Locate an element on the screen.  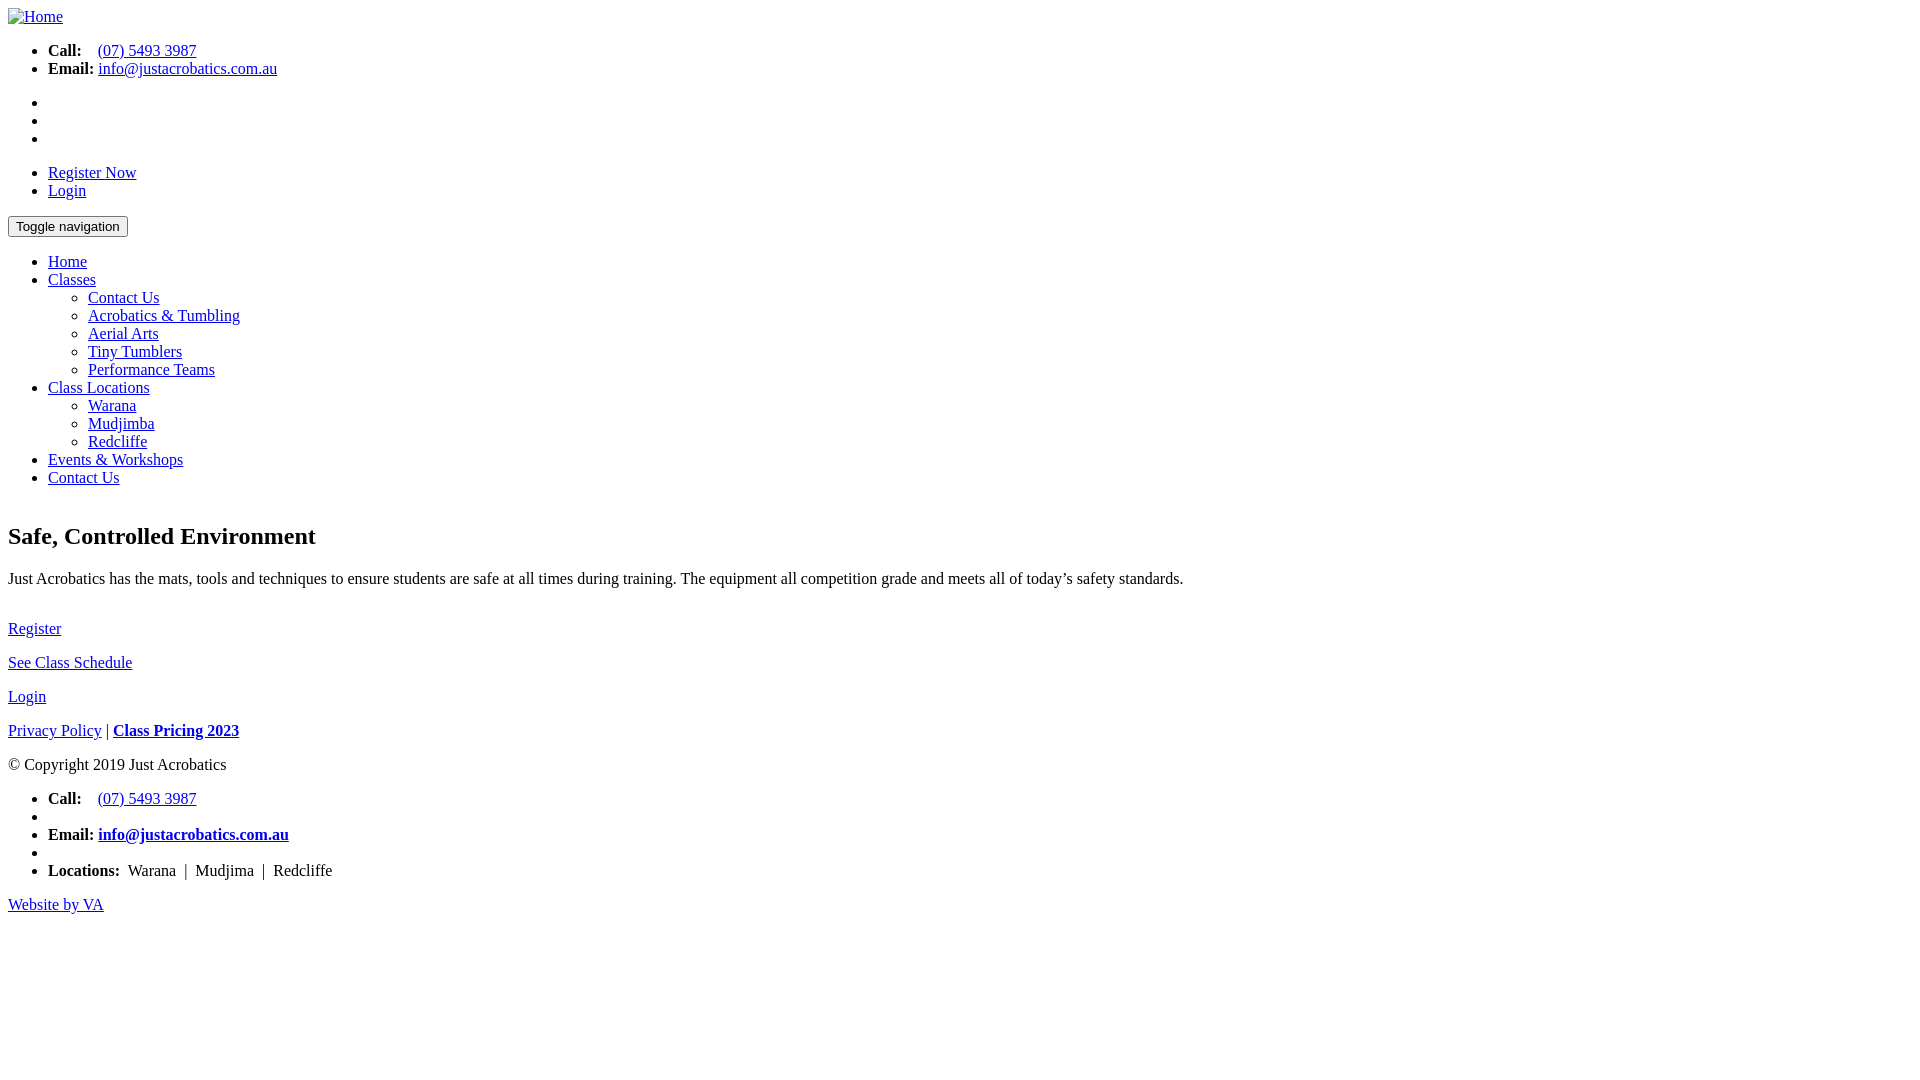
'Contact Us' is located at coordinates (123, 297).